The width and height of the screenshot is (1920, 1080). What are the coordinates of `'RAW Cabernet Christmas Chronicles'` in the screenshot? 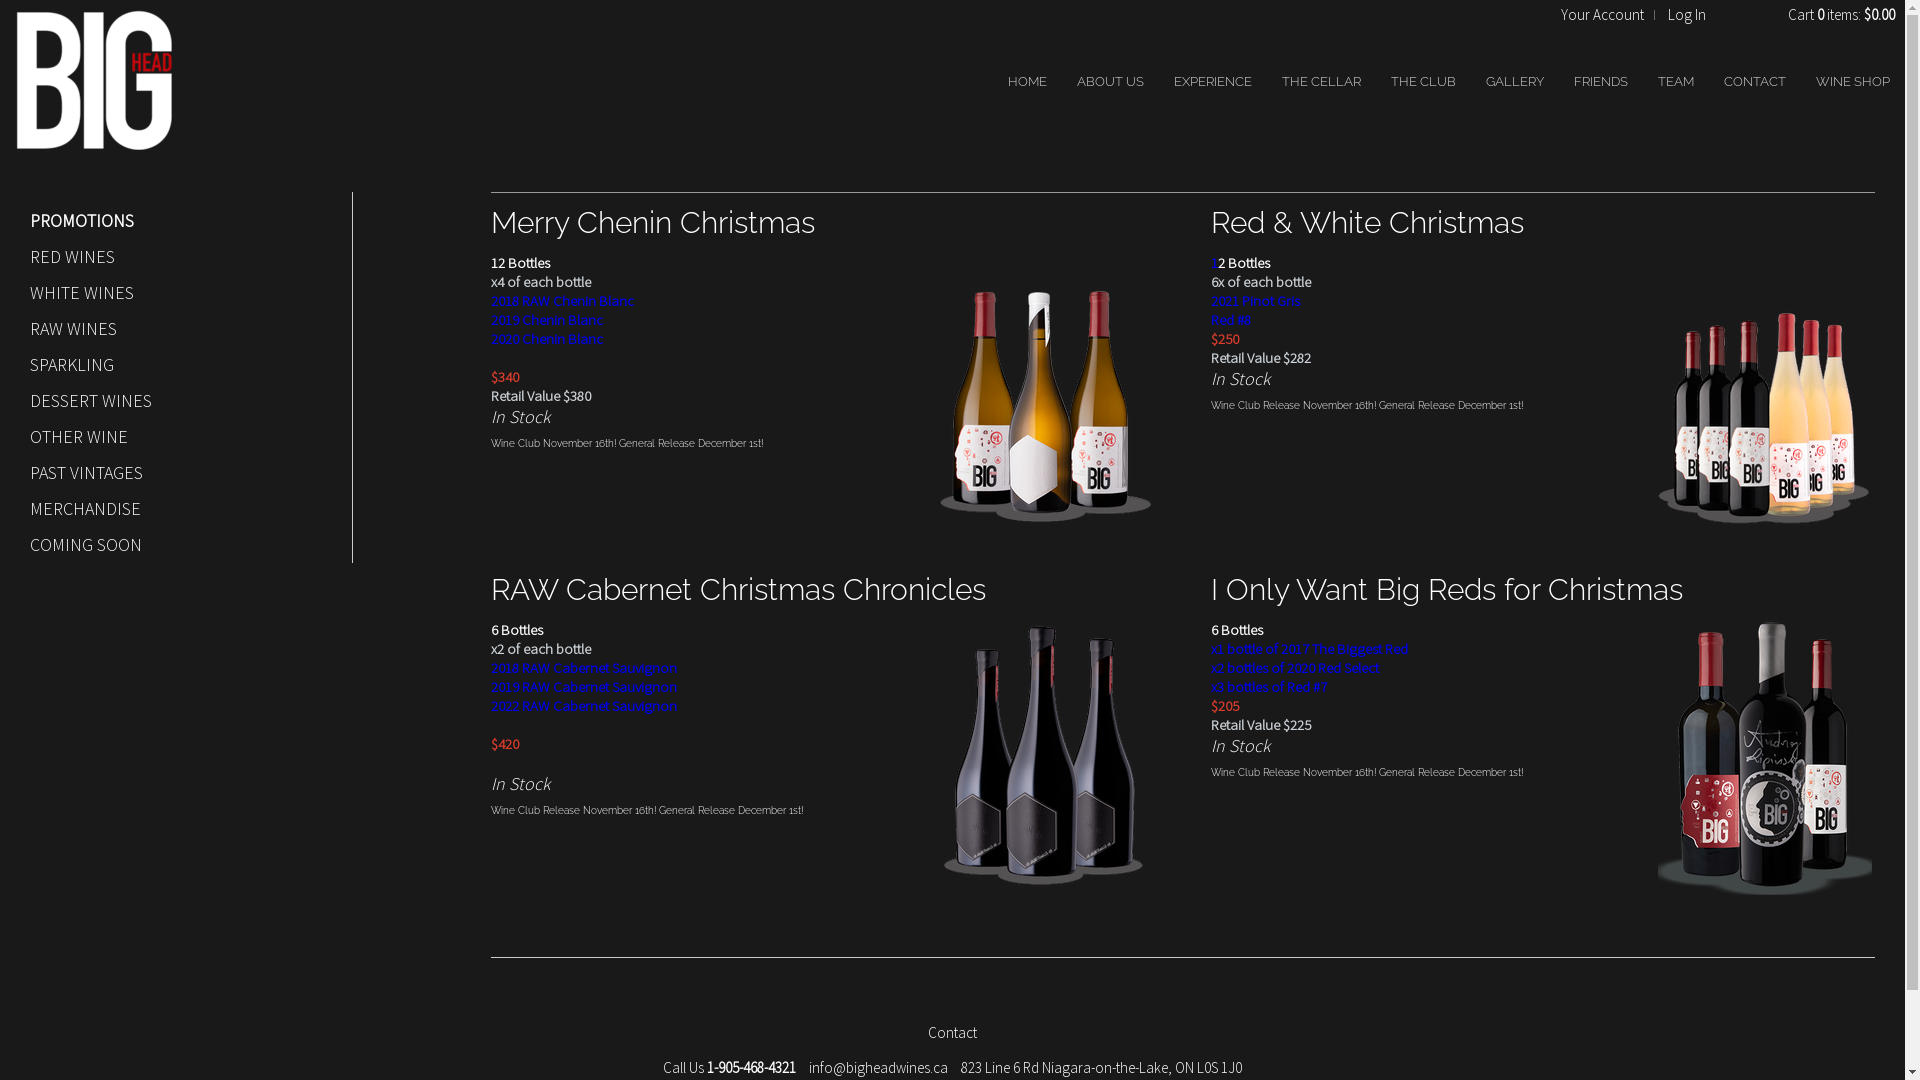 It's located at (737, 588).